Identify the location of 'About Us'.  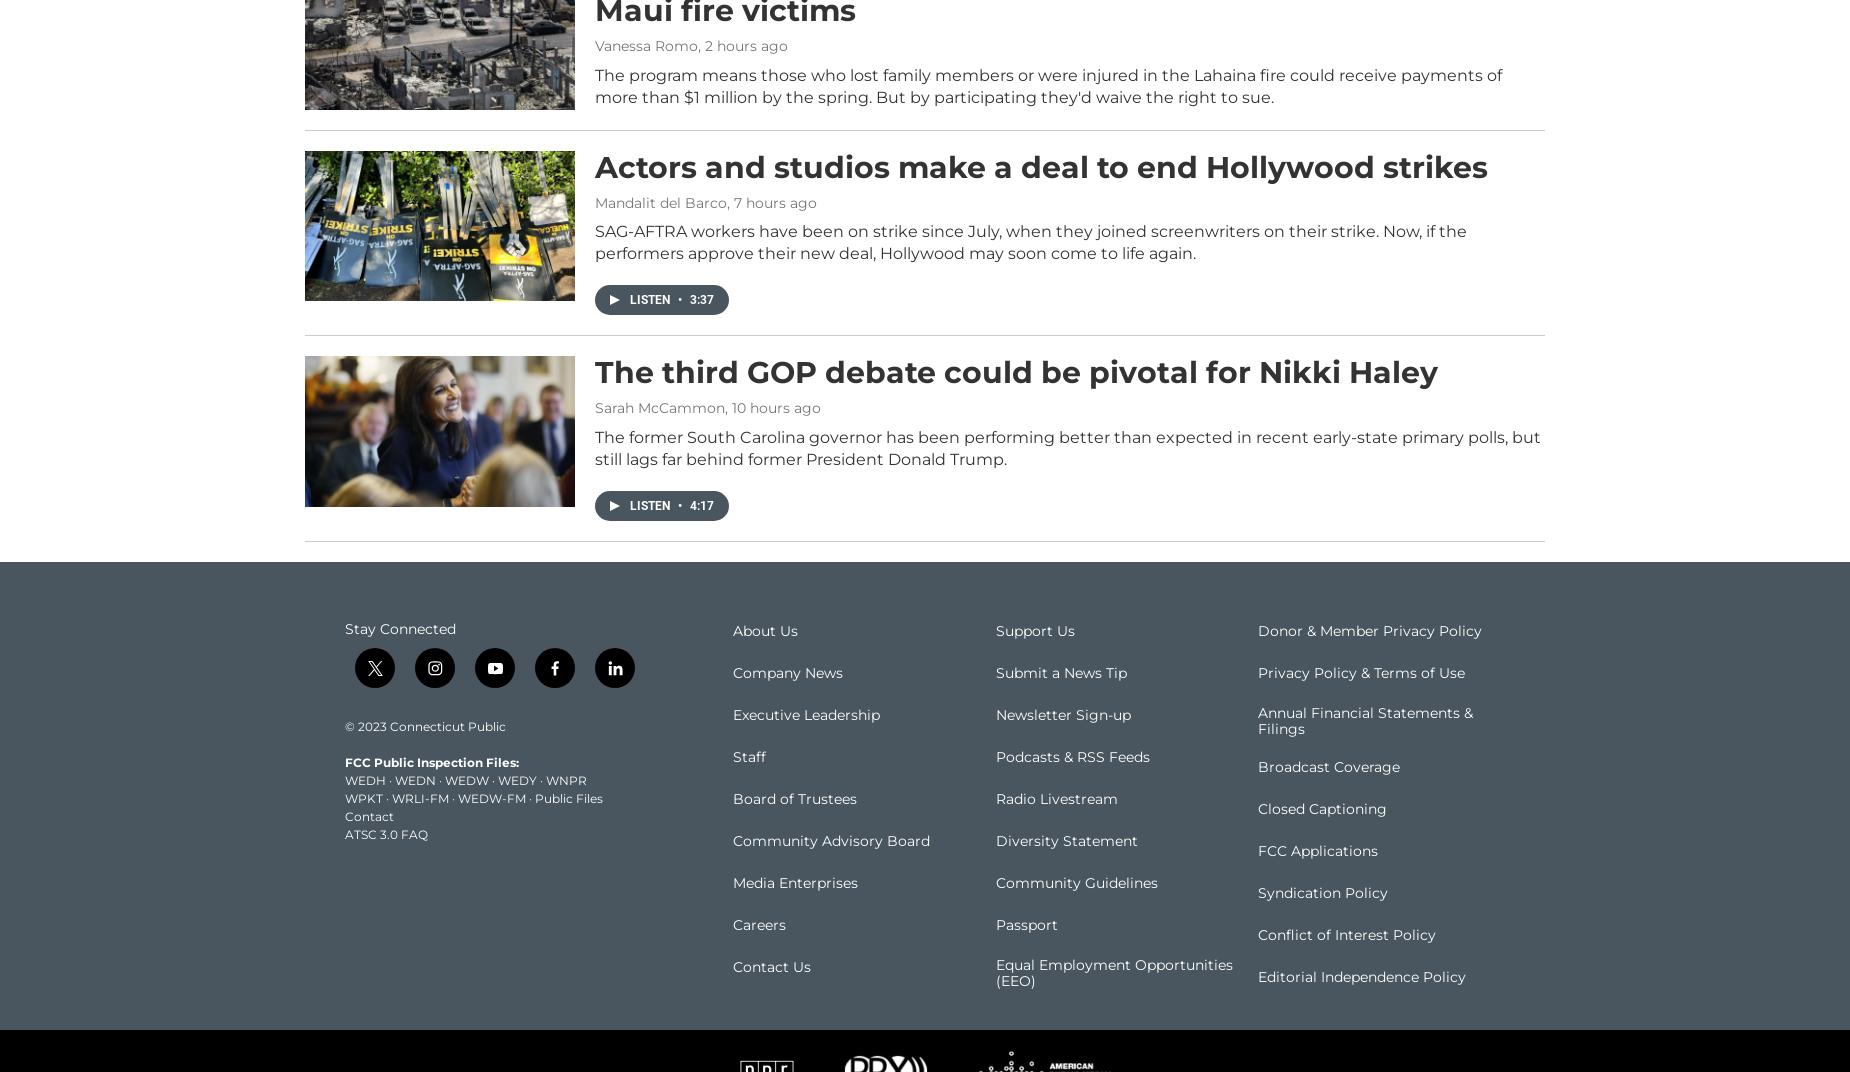
(765, 660).